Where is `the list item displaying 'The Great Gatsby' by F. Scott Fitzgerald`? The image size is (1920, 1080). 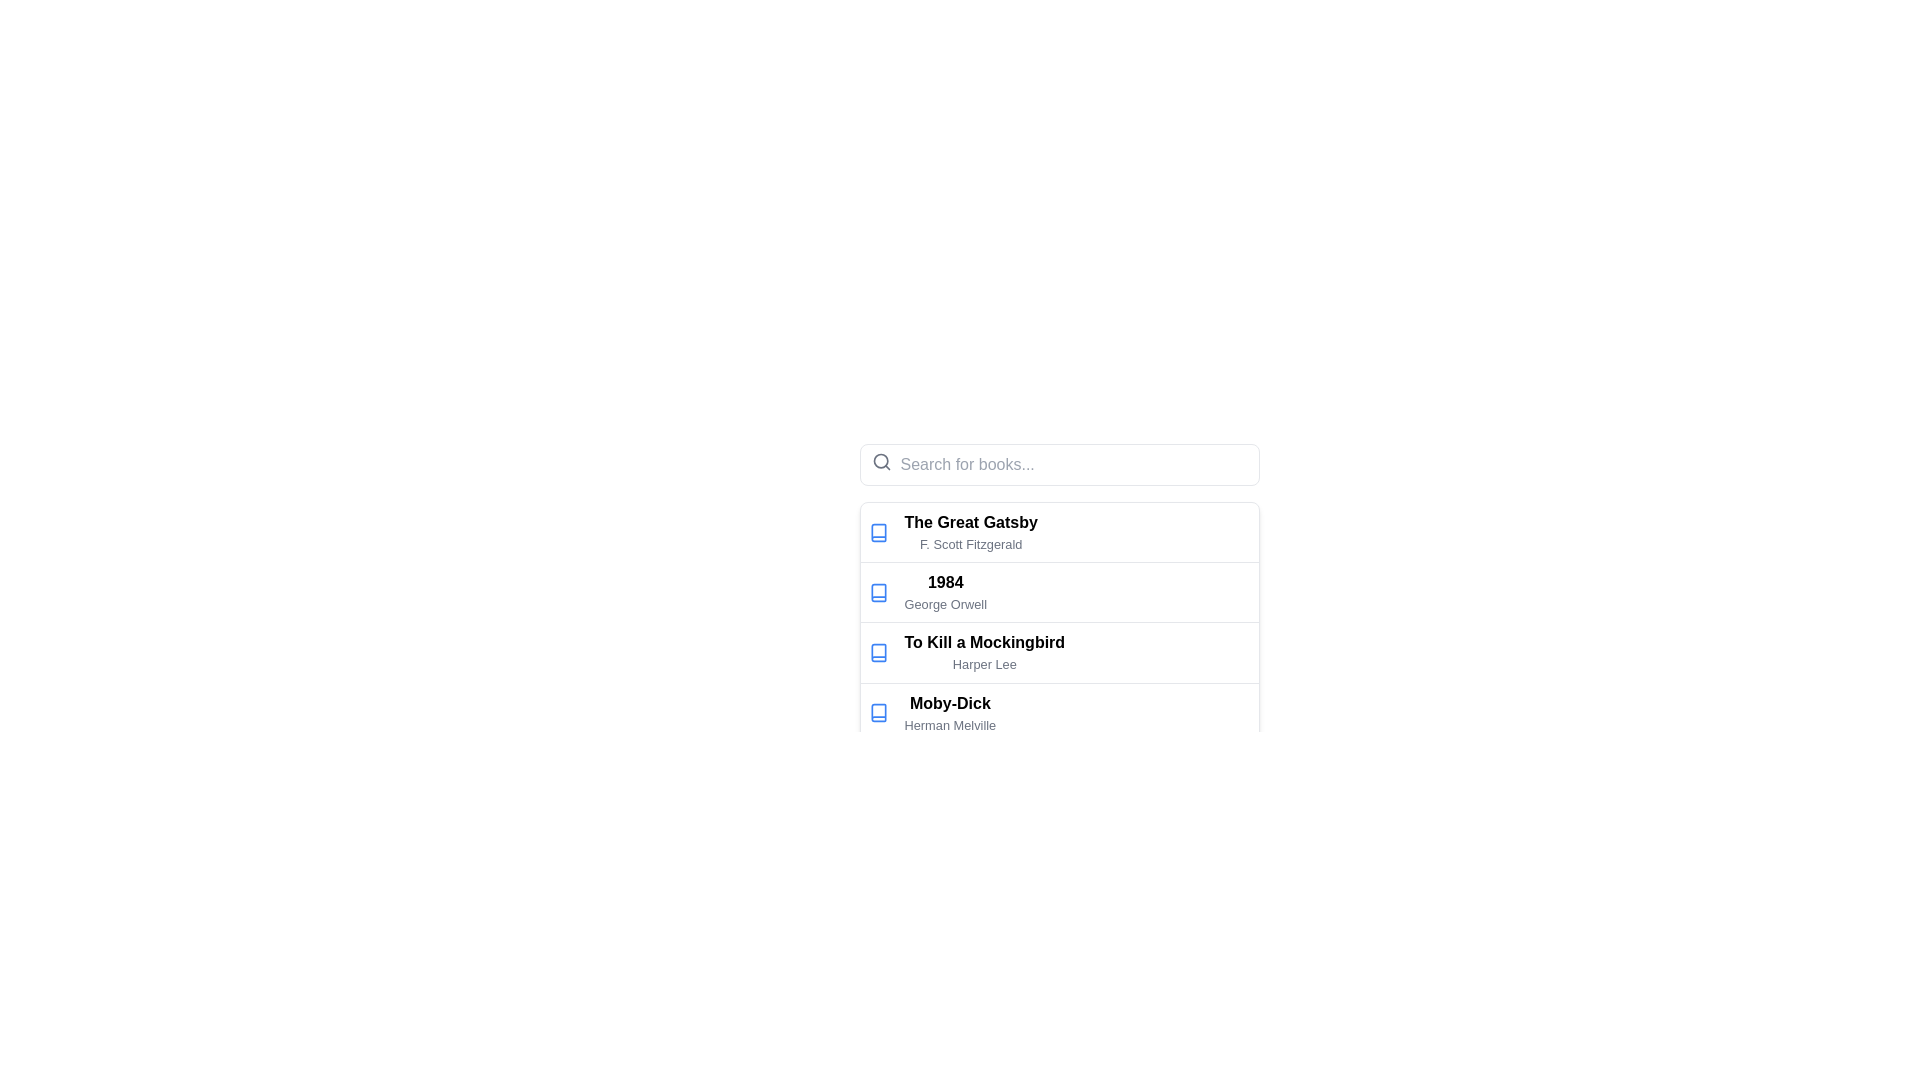
the list item displaying 'The Great Gatsby' by F. Scott Fitzgerald is located at coordinates (971, 531).